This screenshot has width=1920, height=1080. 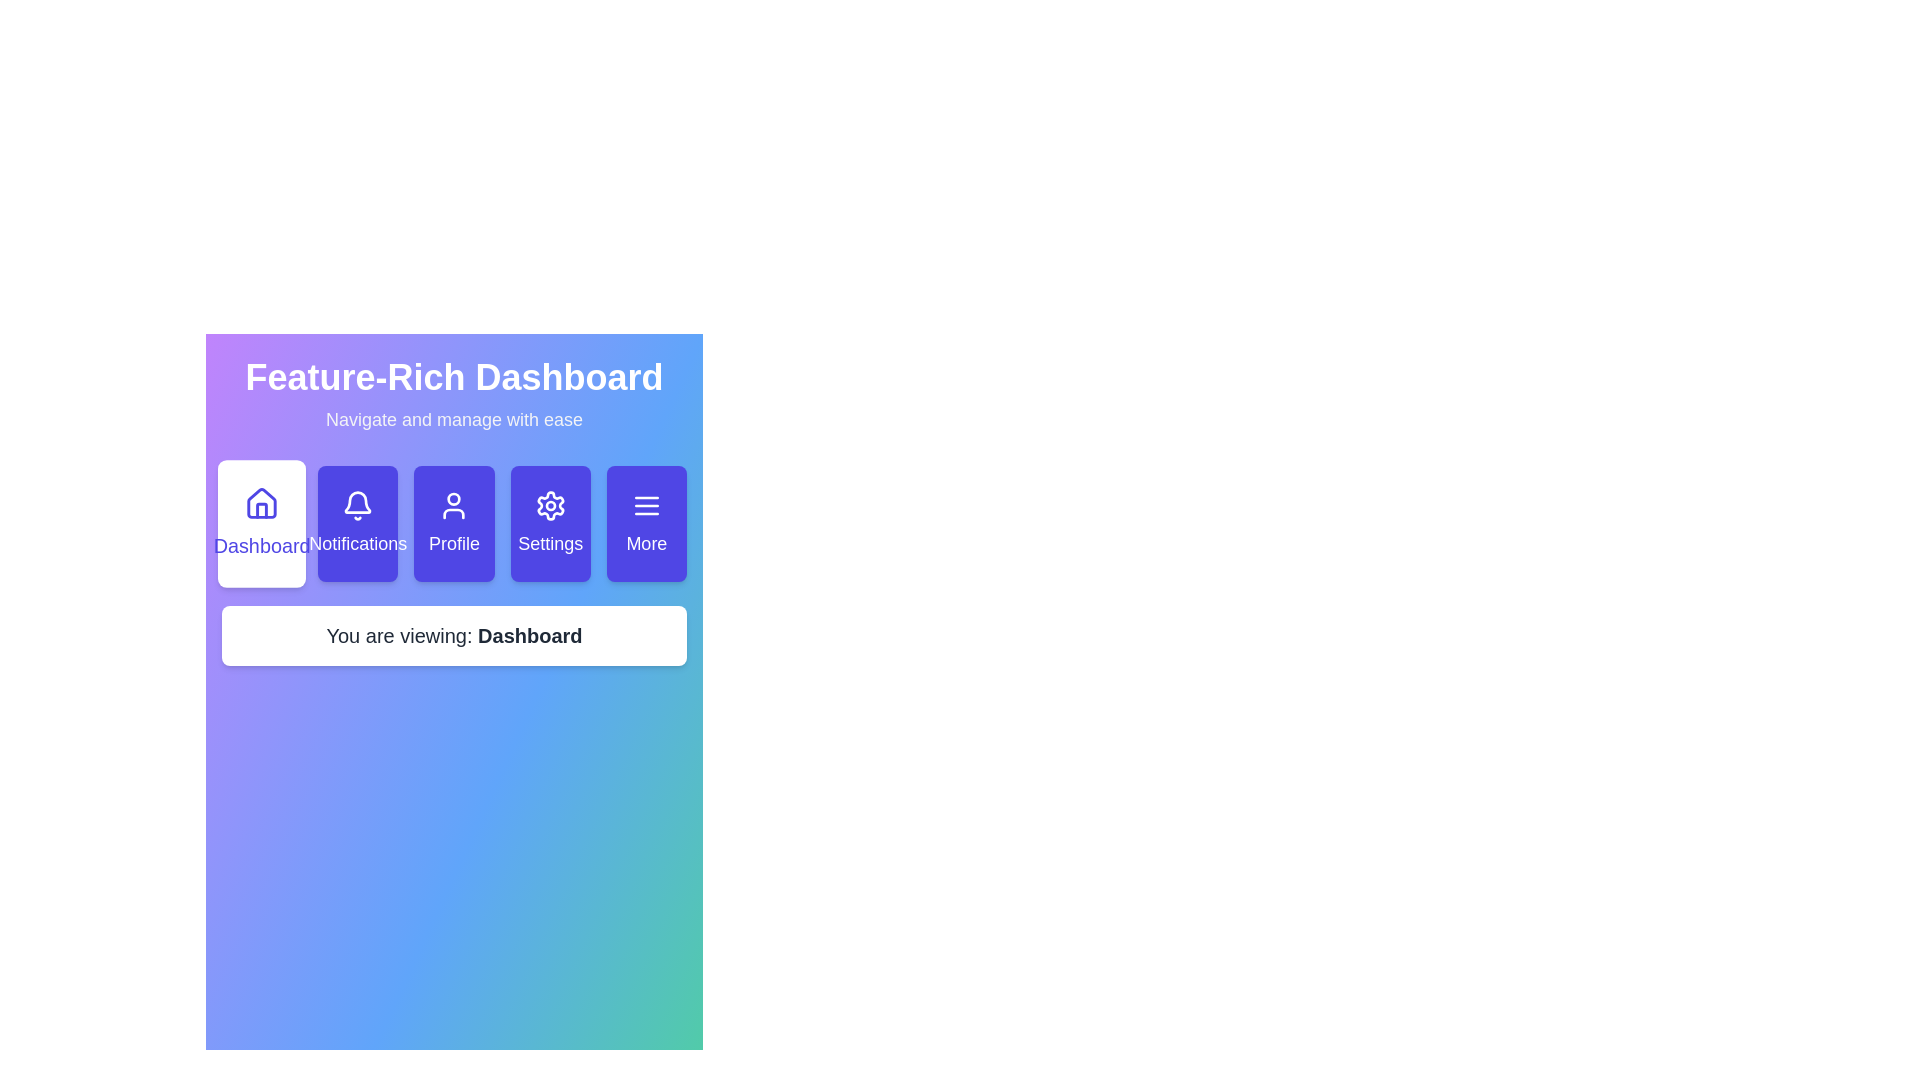 What do you see at coordinates (646, 543) in the screenshot?
I see `the text label located at the bottom section of the right-most button in the navigation grid, which indicates additional options or features` at bounding box center [646, 543].